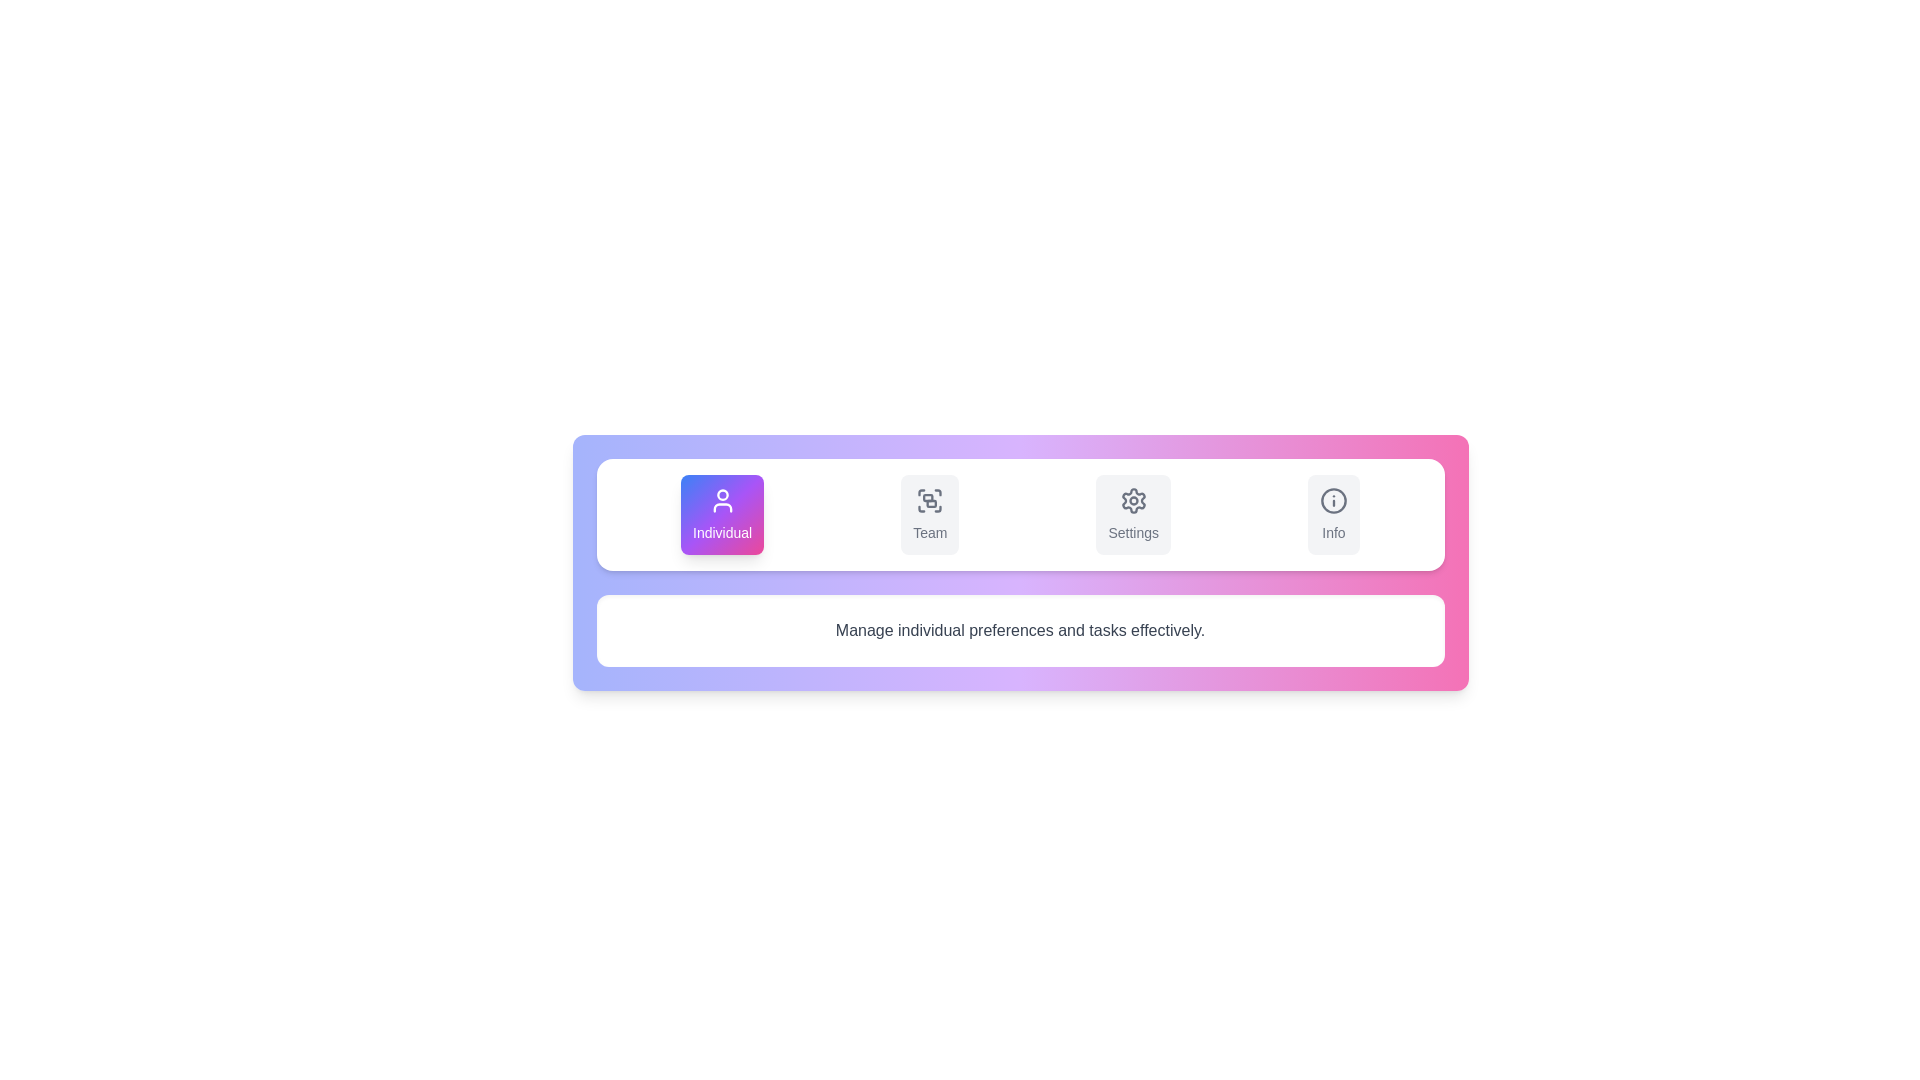 This screenshot has width=1920, height=1080. Describe the element at coordinates (721, 507) in the screenshot. I see `the vector graphic component representing the user's body in the user profile icon located in the upper section of the interface` at that location.